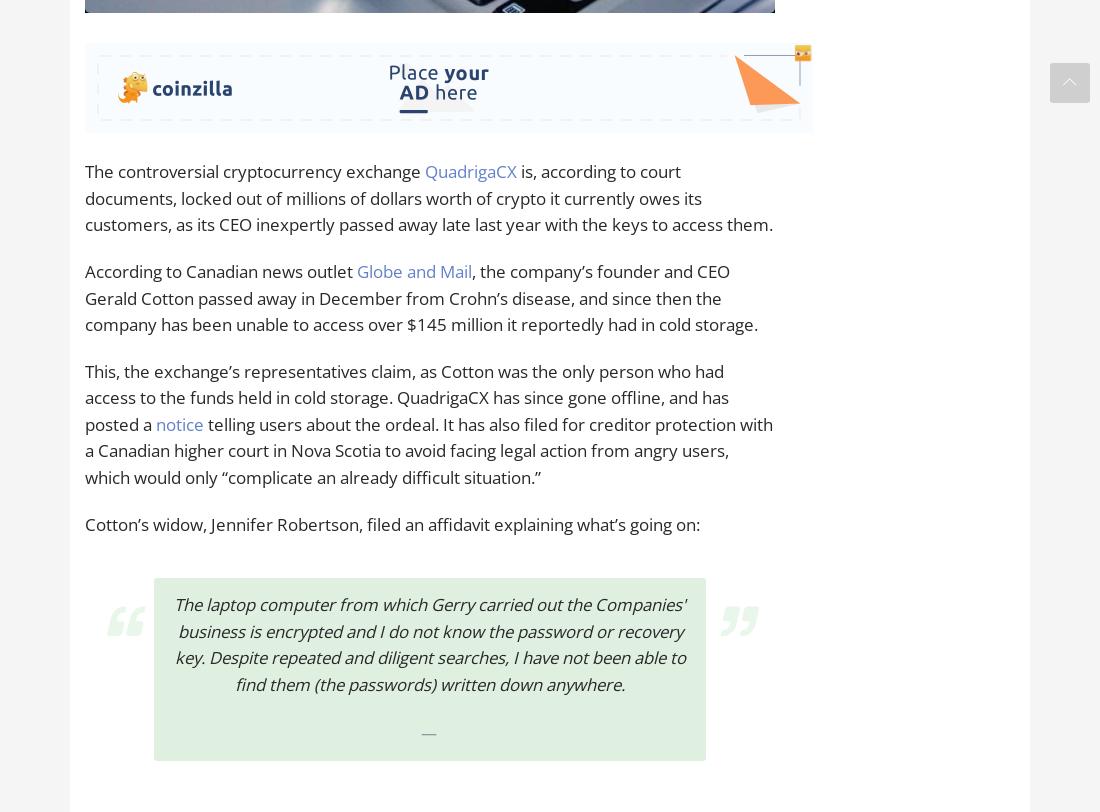  What do you see at coordinates (470, 171) in the screenshot?
I see `'QuadrigaCX'` at bounding box center [470, 171].